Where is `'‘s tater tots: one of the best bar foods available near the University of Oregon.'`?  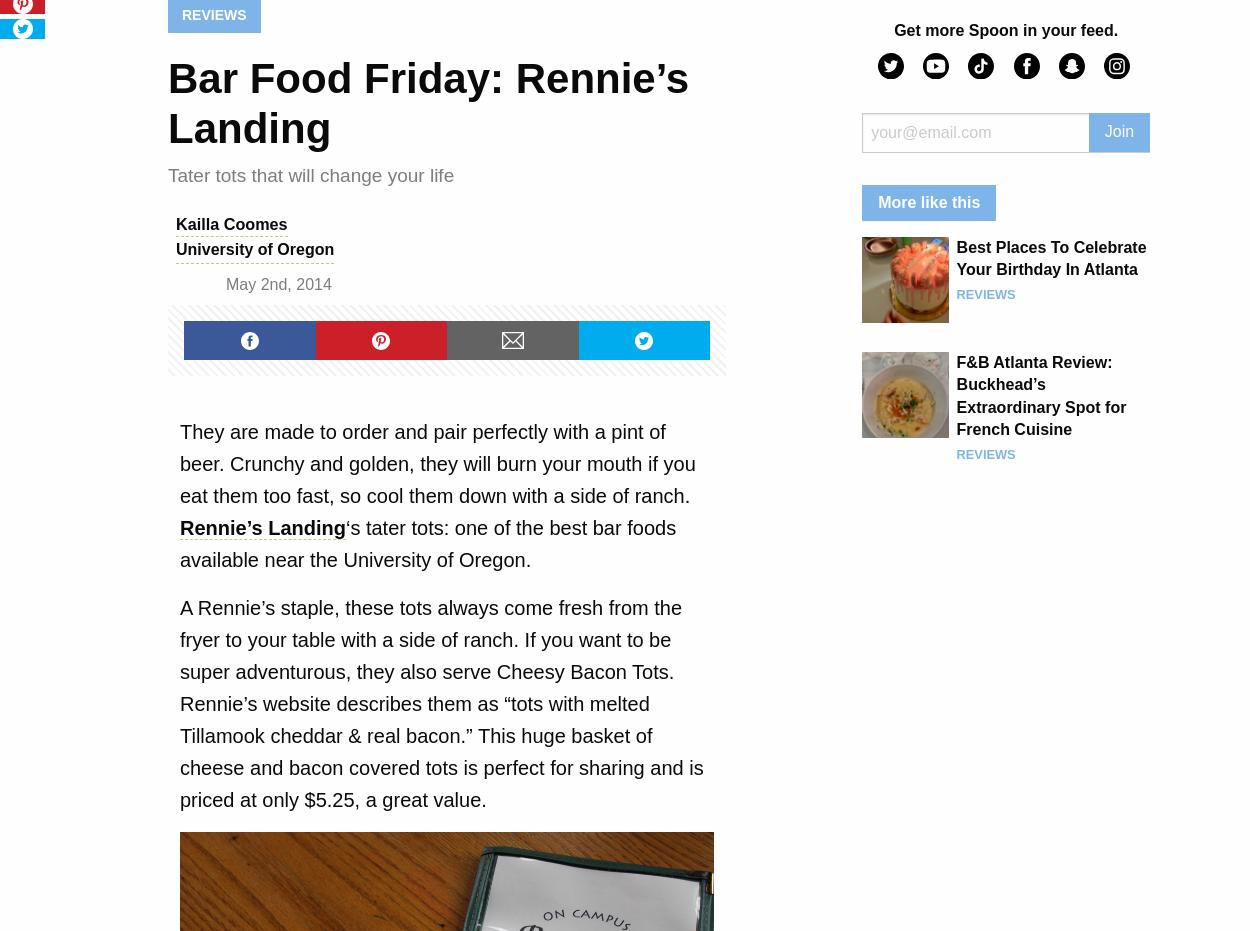 '‘s tater tots: one of the best bar foods available near the University of Oregon.' is located at coordinates (428, 541).